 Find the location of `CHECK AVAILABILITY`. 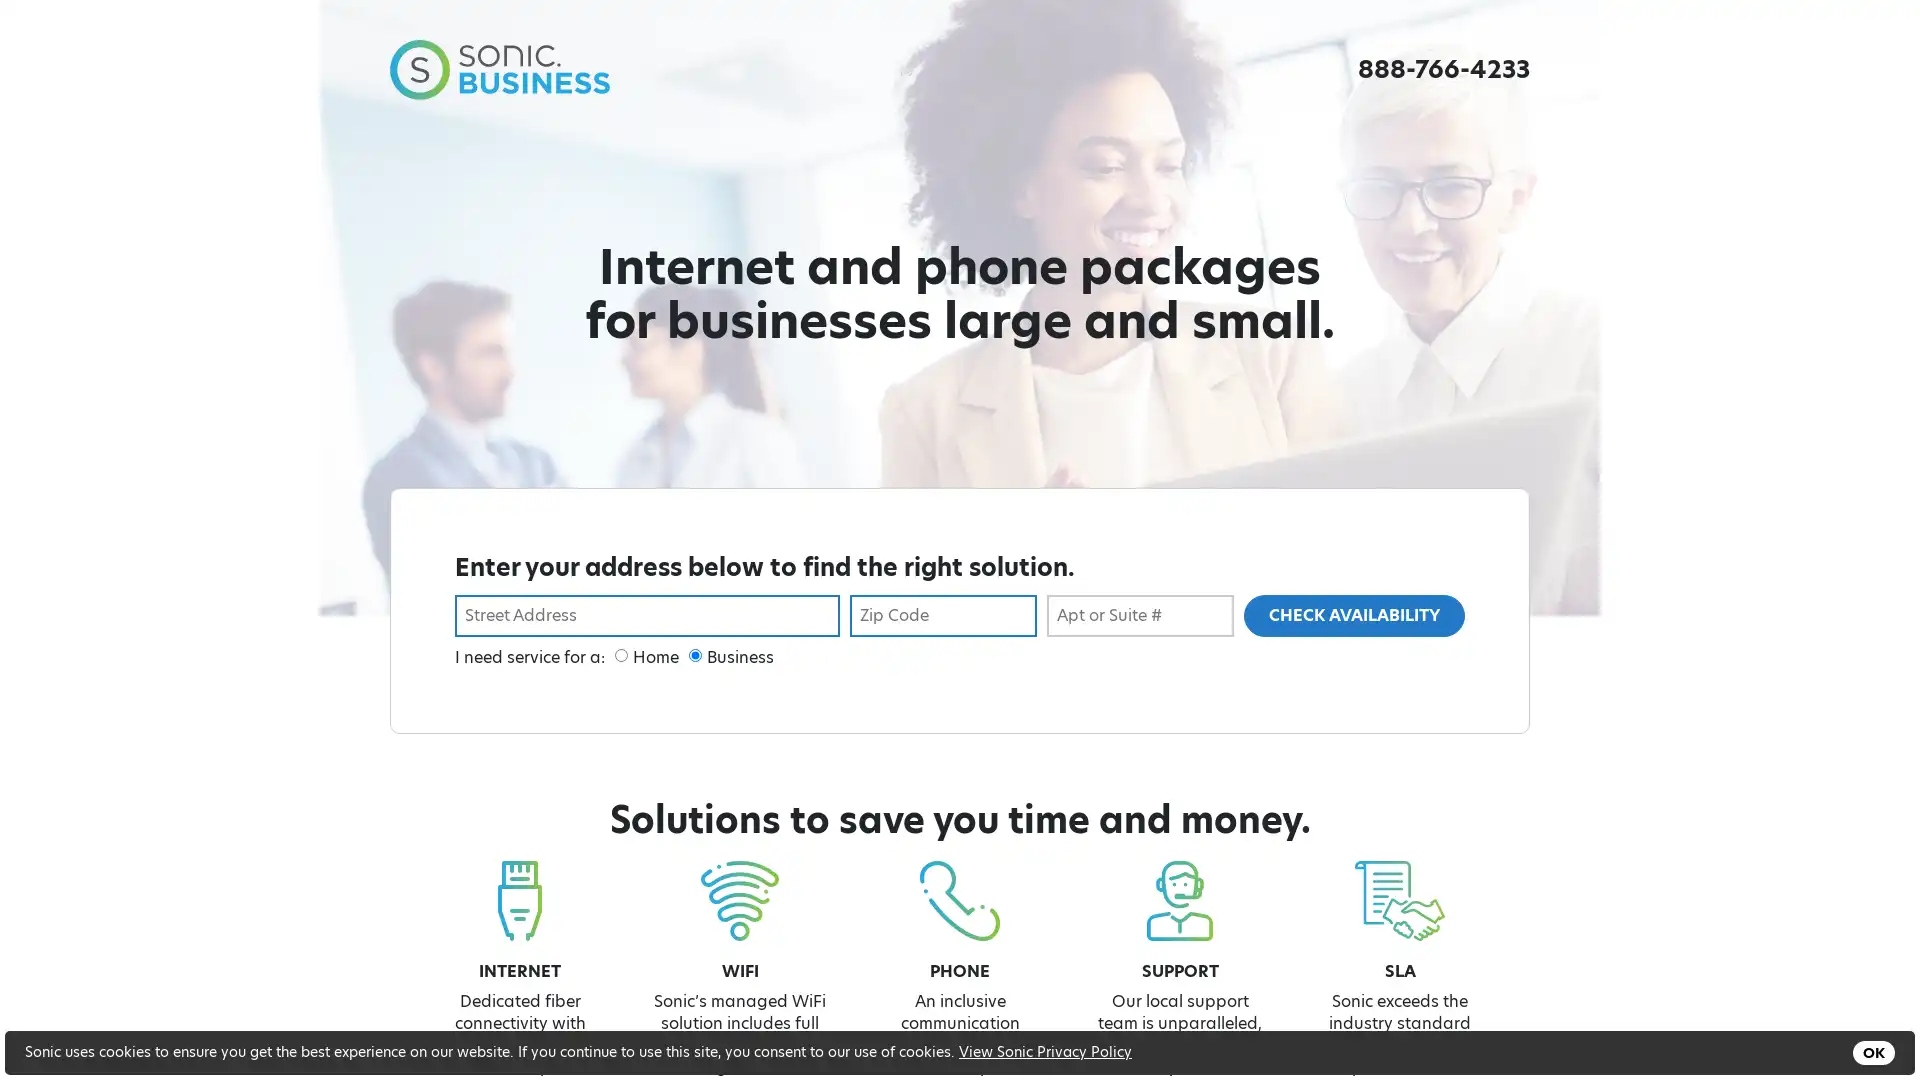

CHECK AVAILABILITY is located at coordinates (1354, 615).